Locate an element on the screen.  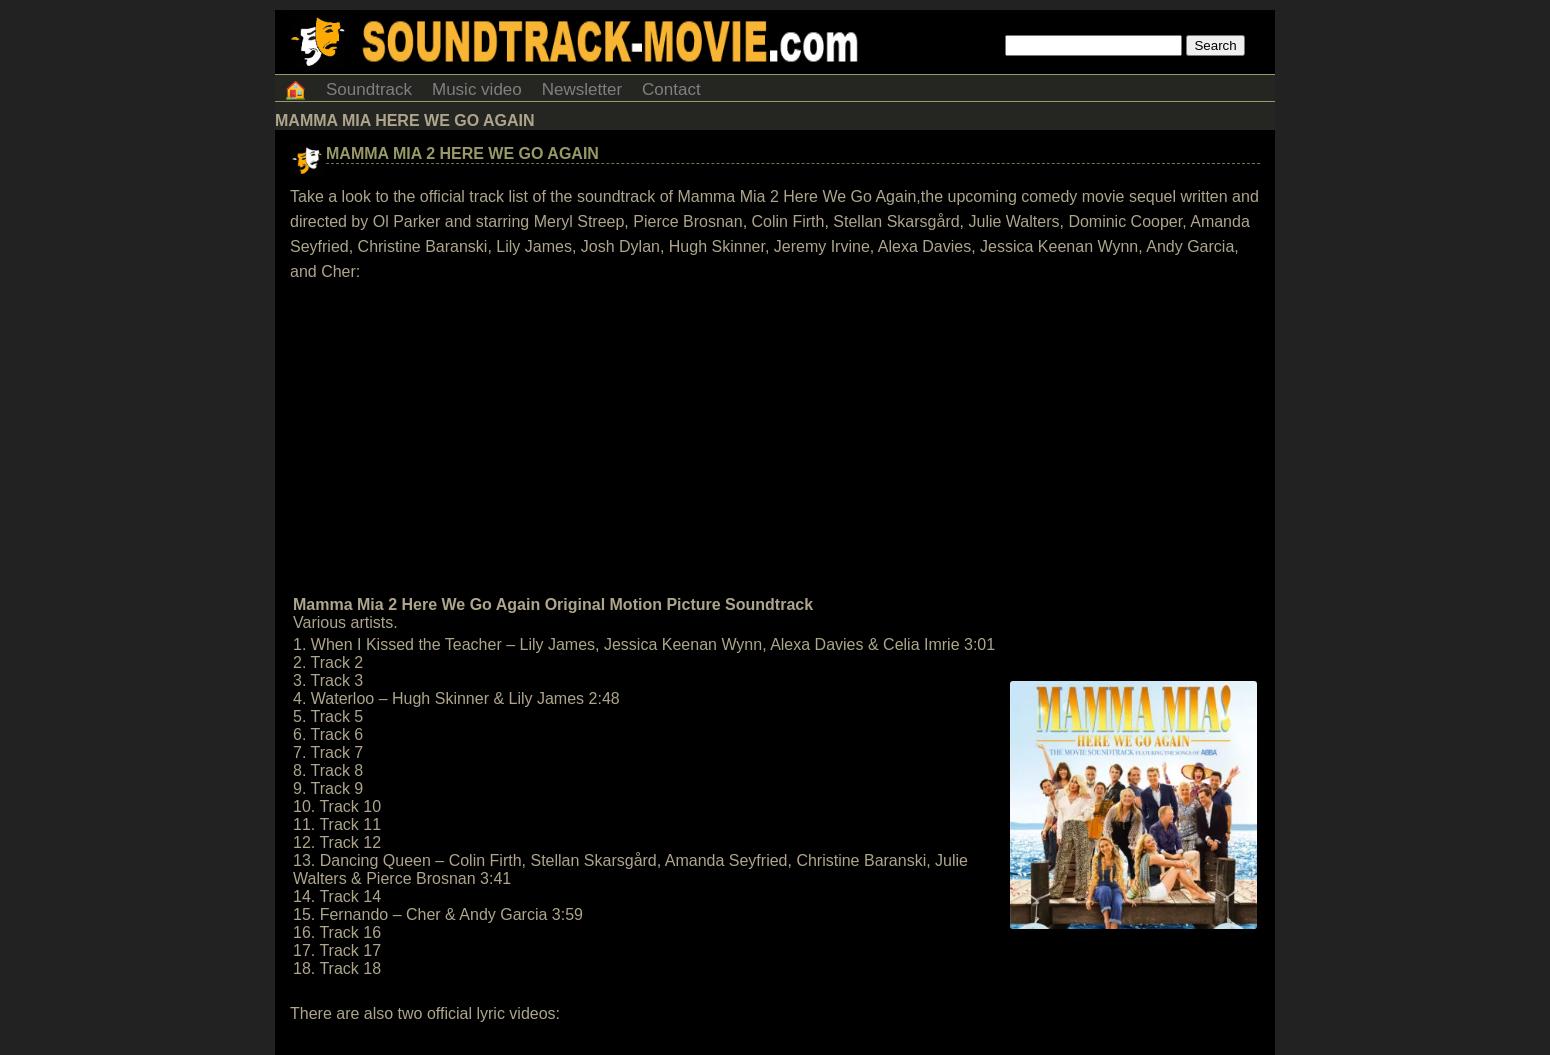
'8. Track 8' is located at coordinates (326, 769).